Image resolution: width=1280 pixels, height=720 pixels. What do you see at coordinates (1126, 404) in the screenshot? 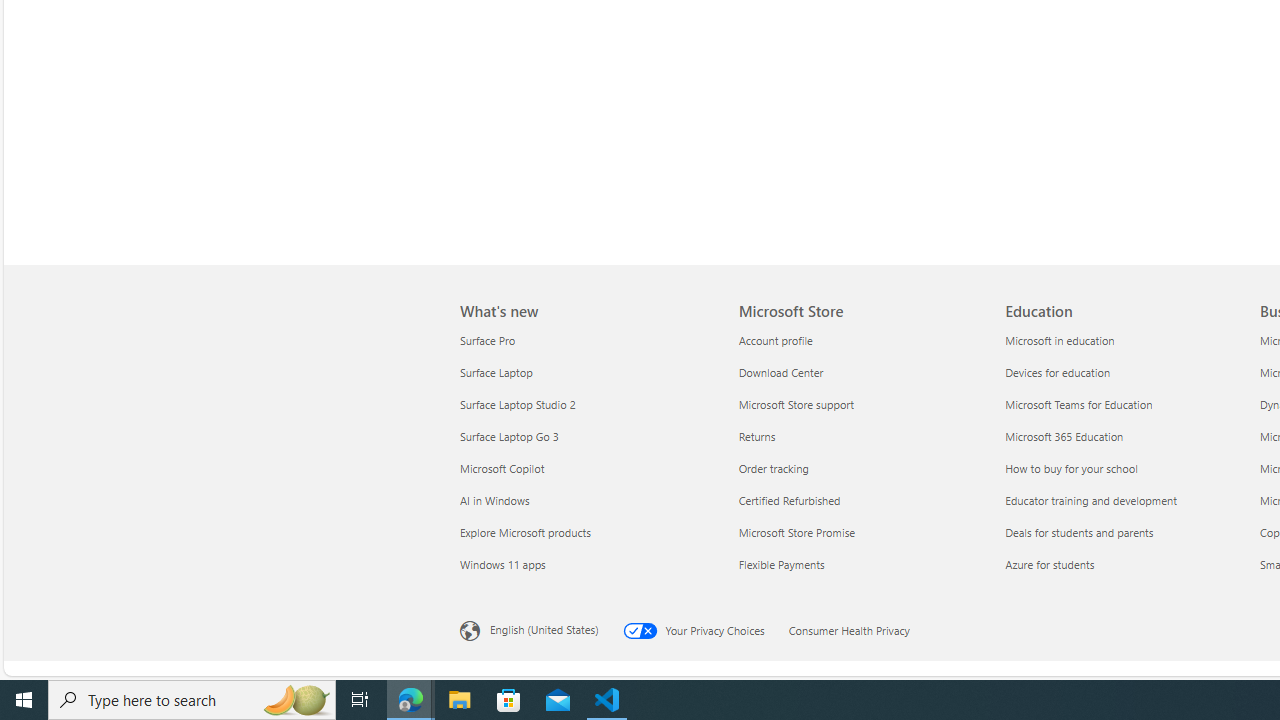
I see `'Microsoft Teams for Education'` at bounding box center [1126, 404].